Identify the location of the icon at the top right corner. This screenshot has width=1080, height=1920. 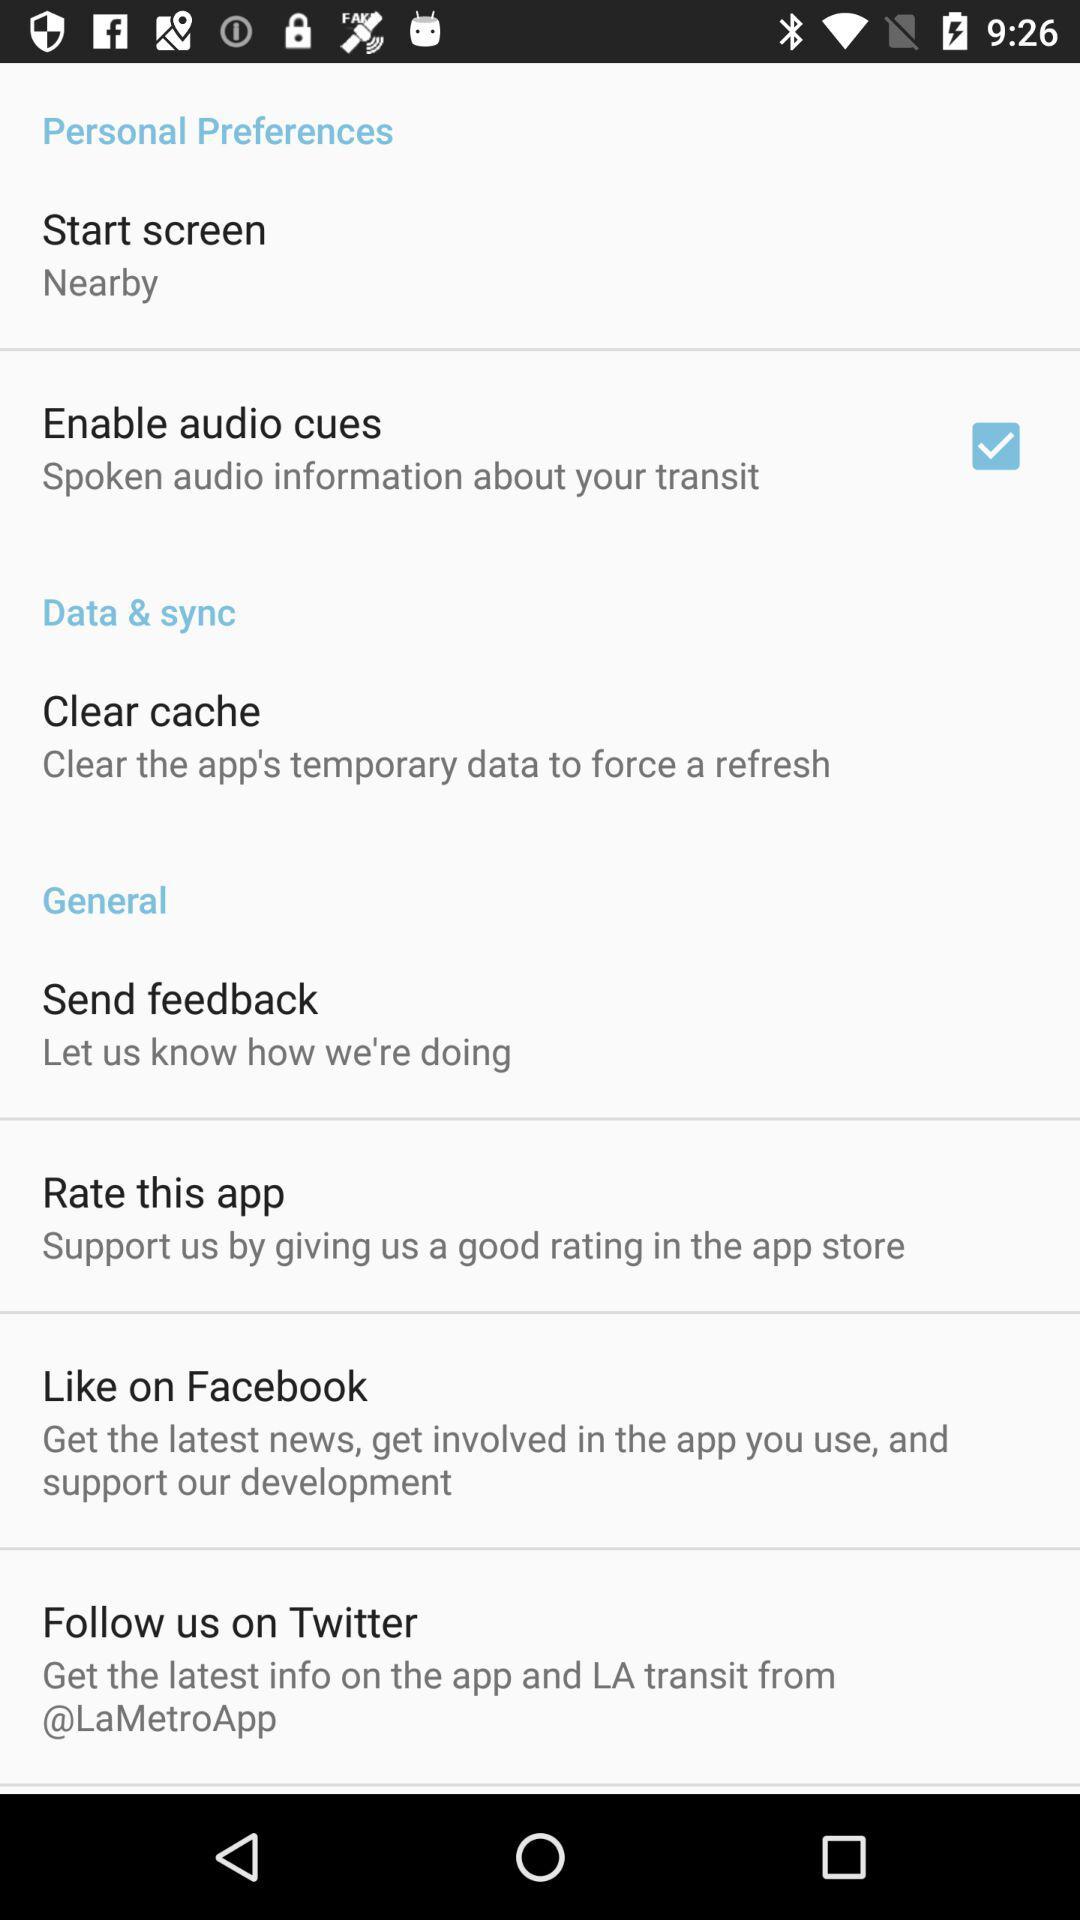
(995, 445).